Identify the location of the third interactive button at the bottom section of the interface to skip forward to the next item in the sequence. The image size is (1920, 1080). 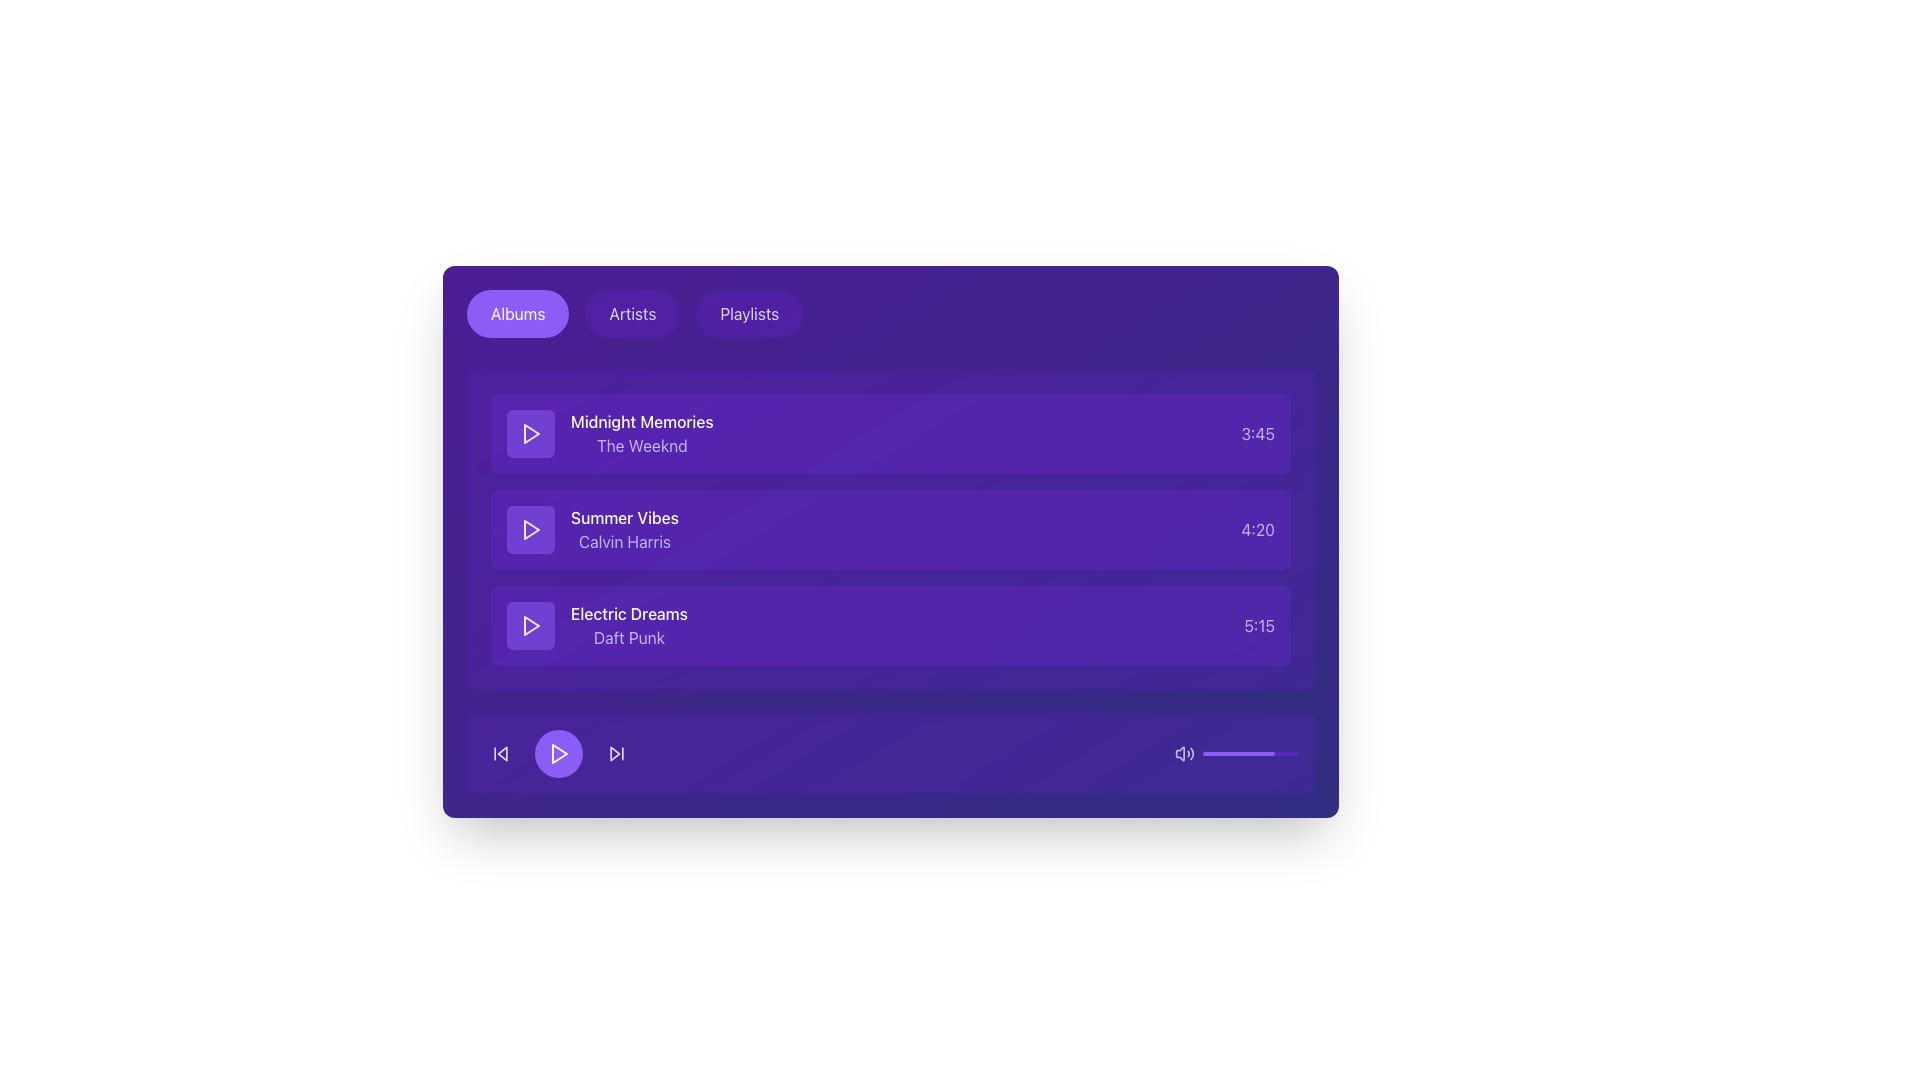
(616, 753).